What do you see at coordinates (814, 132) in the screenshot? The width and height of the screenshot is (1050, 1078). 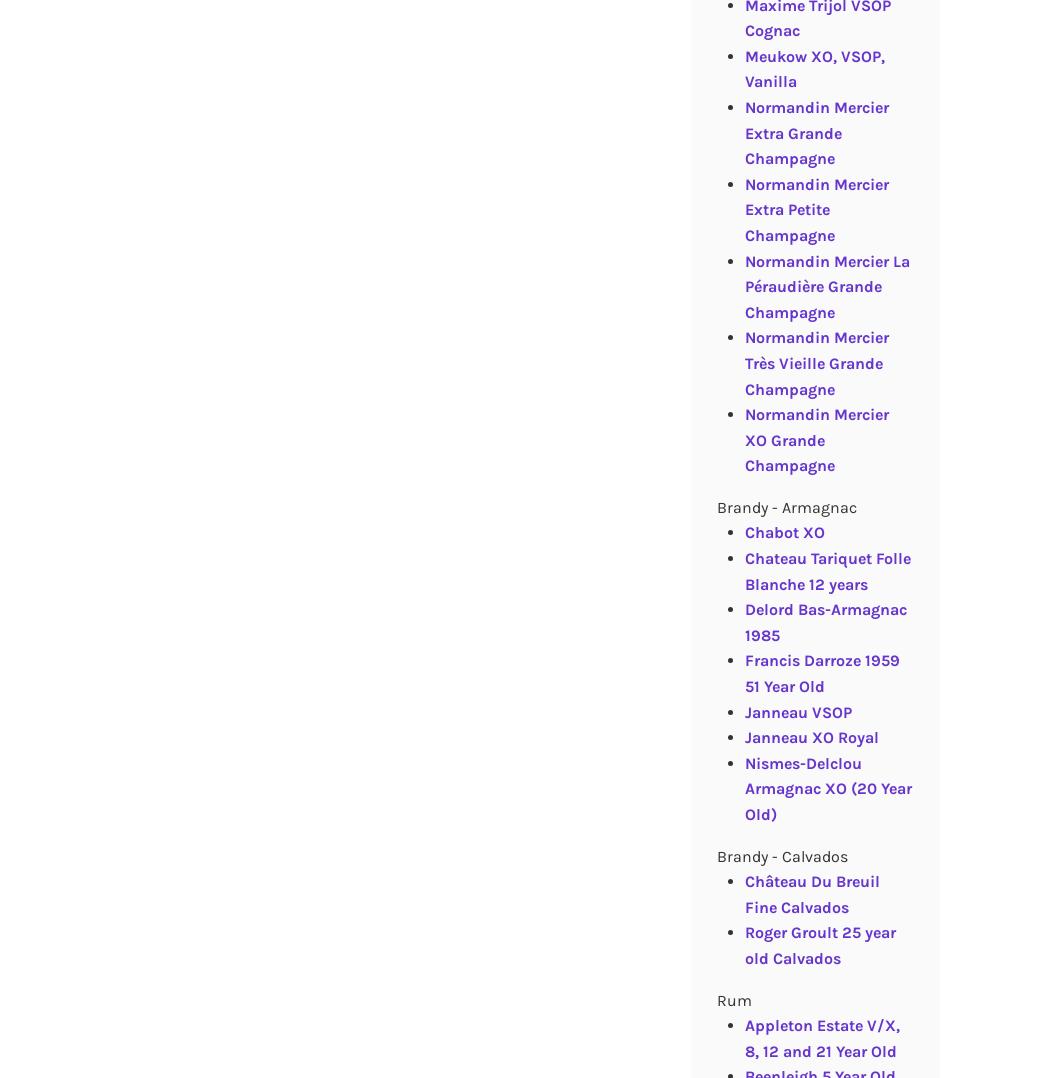 I see `'Normandin Mercier Extra Grande Champagne'` at bounding box center [814, 132].